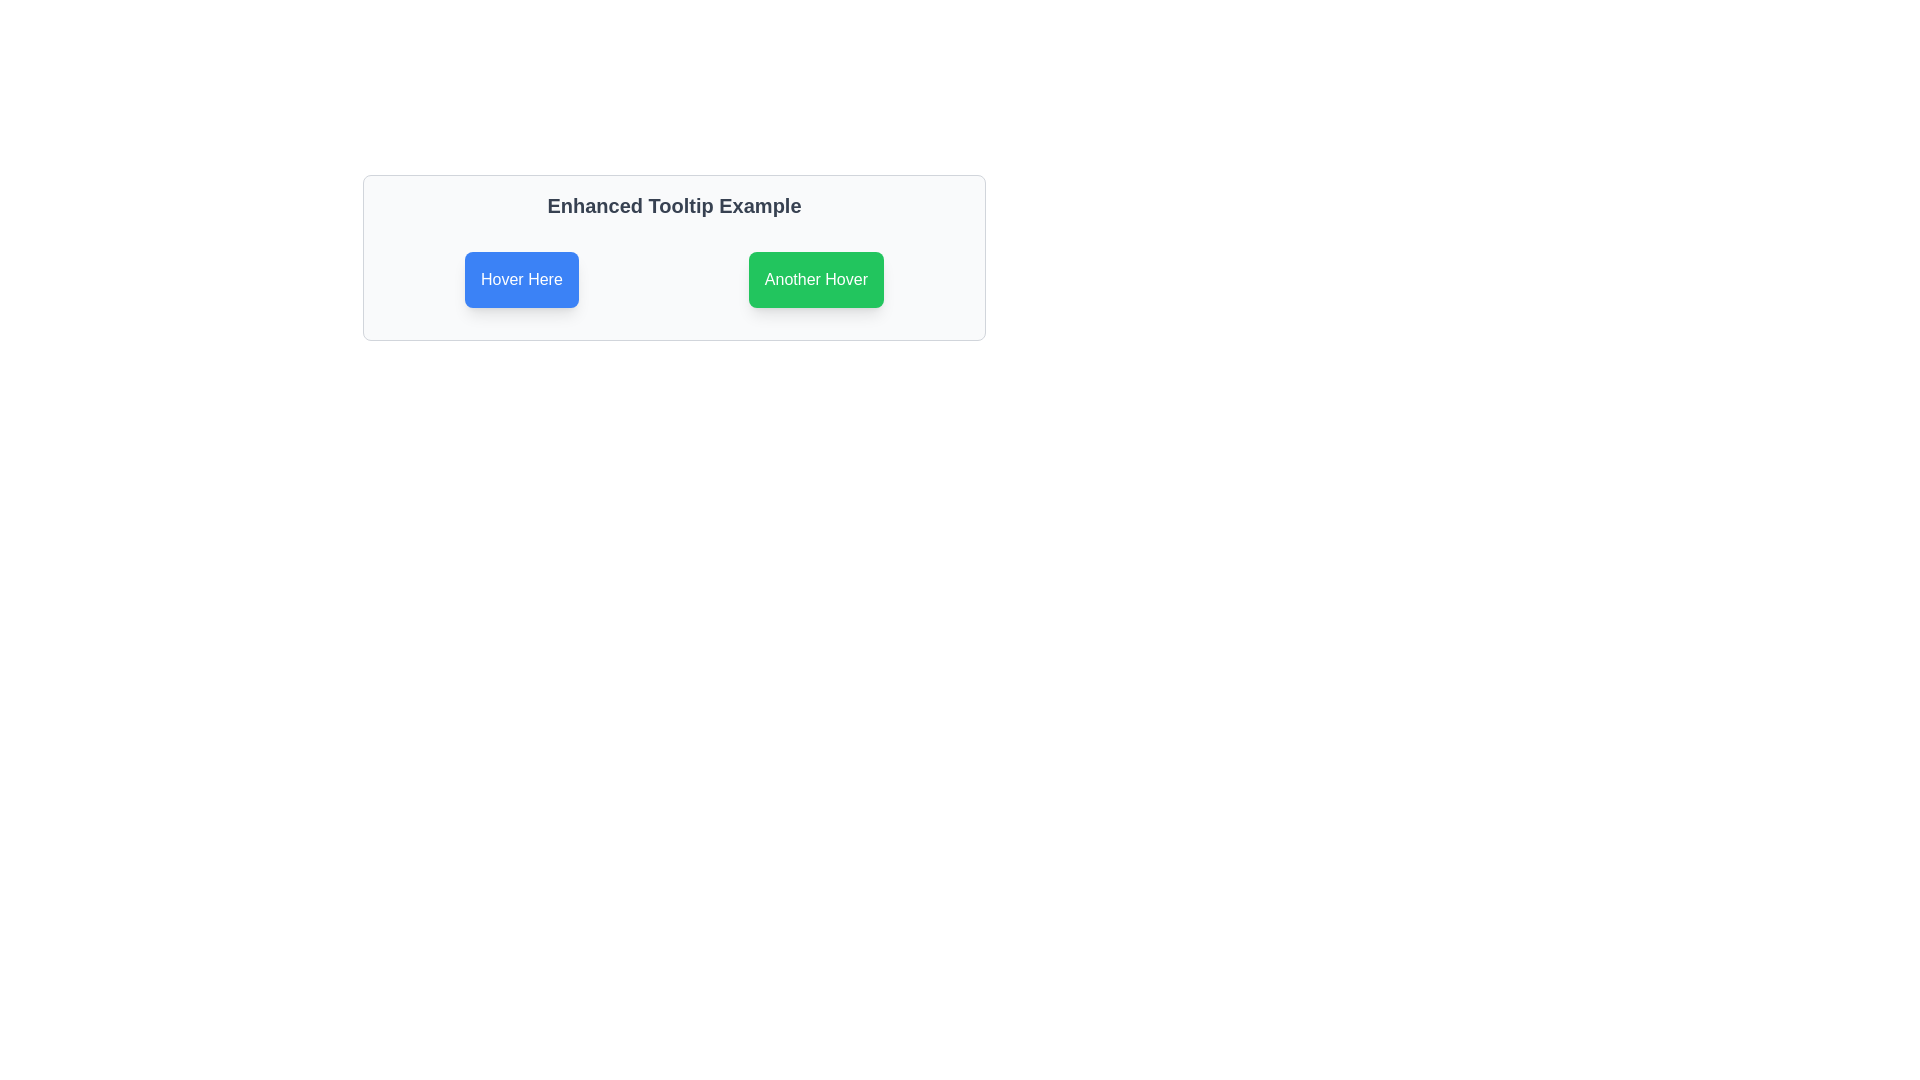  I want to click on the second button from the left in a horizontal row of two buttons, so click(816, 280).